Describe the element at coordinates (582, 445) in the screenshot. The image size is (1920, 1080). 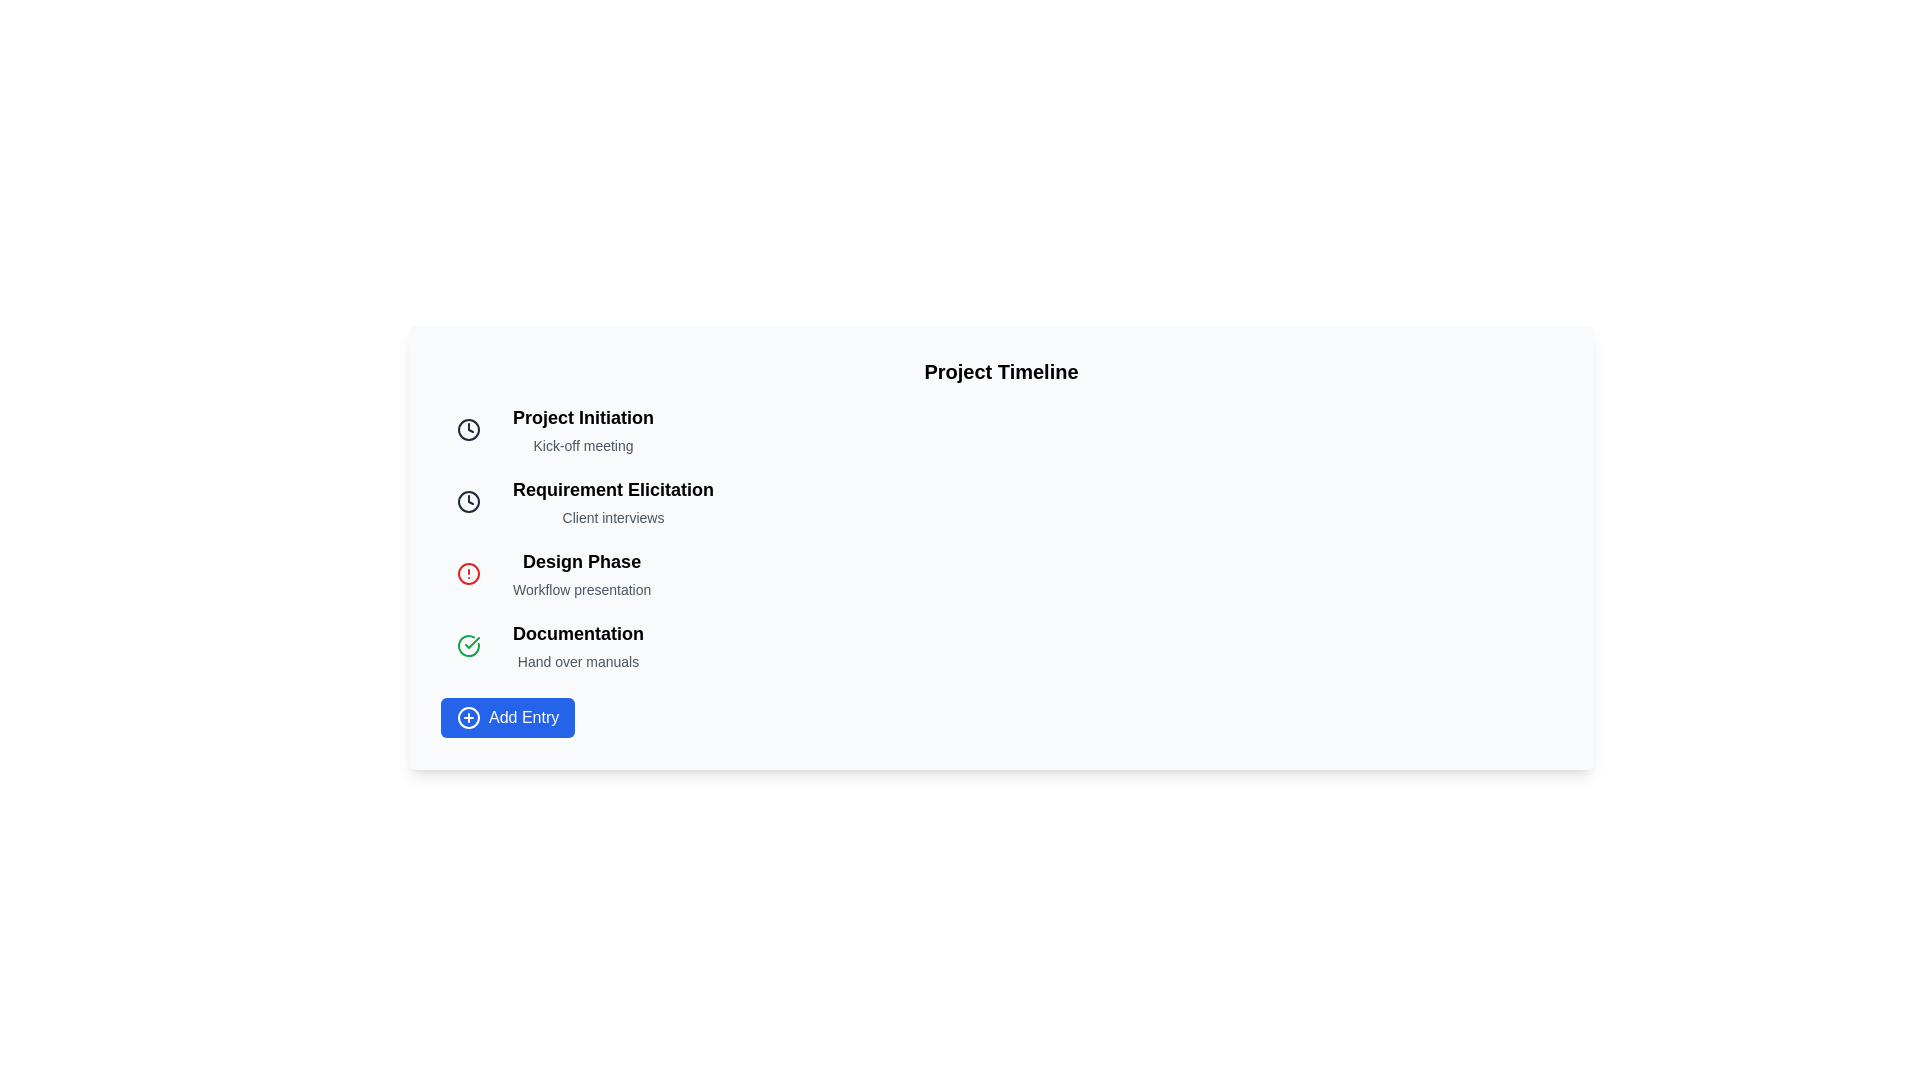
I see `the descriptive subtitle text label located directly below the 'Project Initiation' heading in the vertical timeline of events` at that location.